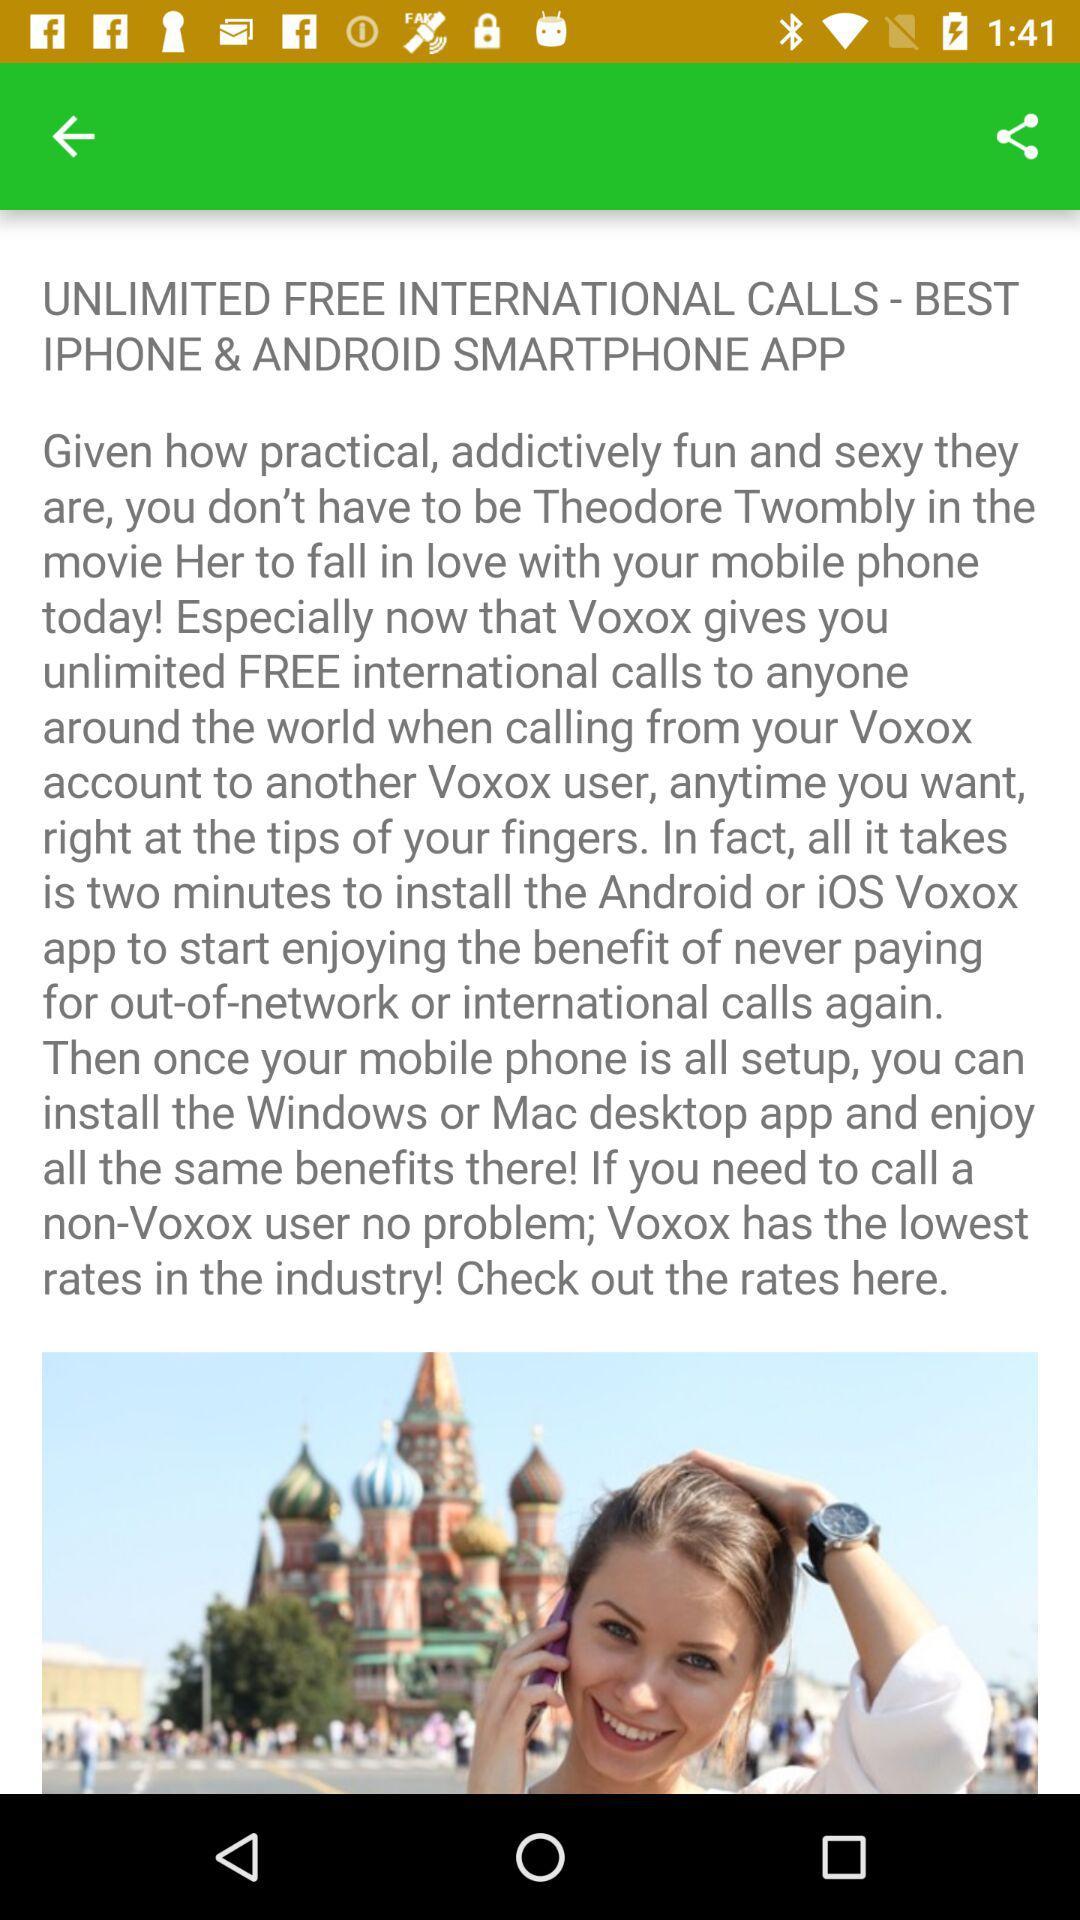  Describe the element at coordinates (540, 1002) in the screenshot. I see `article about international calls` at that location.